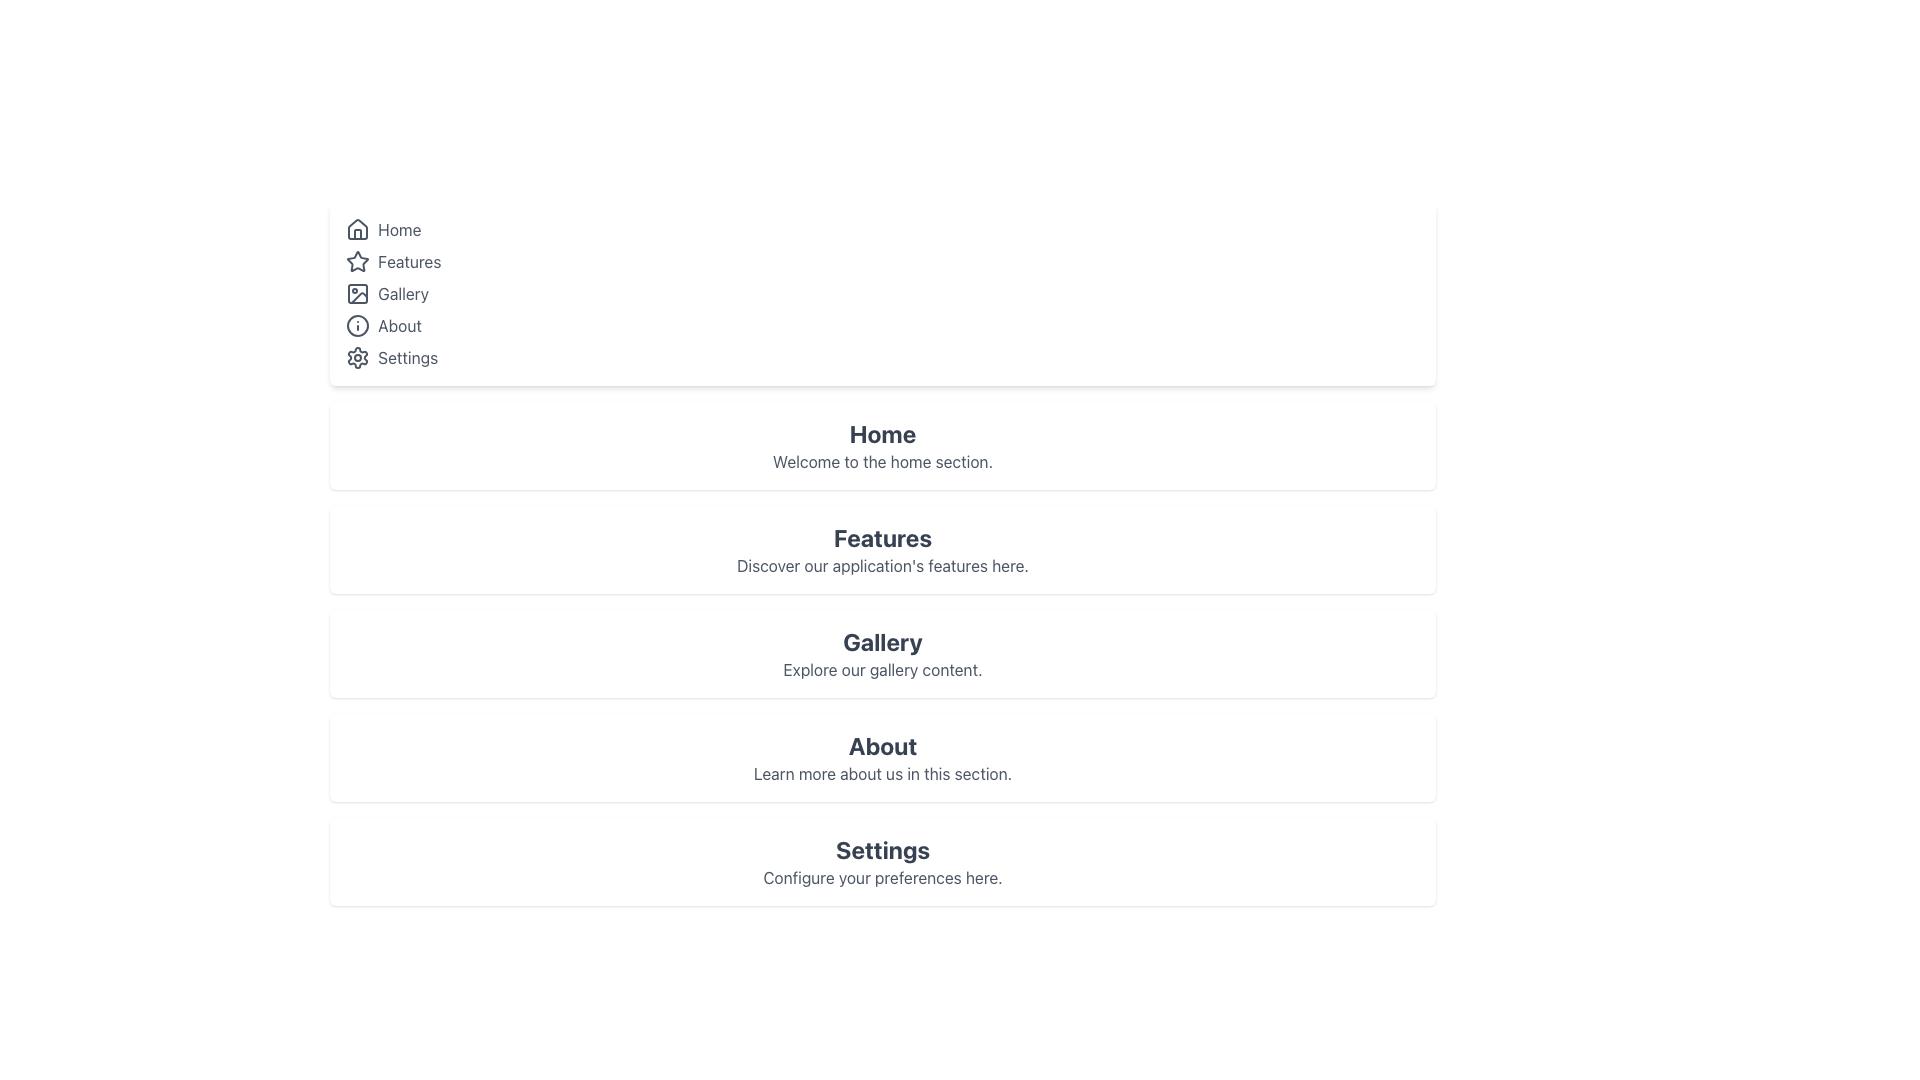 This screenshot has width=1920, height=1080. Describe the element at coordinates (408, 261) in the screenshot. I see `the 'Features' text label in the navigation menu for keyboard navigation` at that location.